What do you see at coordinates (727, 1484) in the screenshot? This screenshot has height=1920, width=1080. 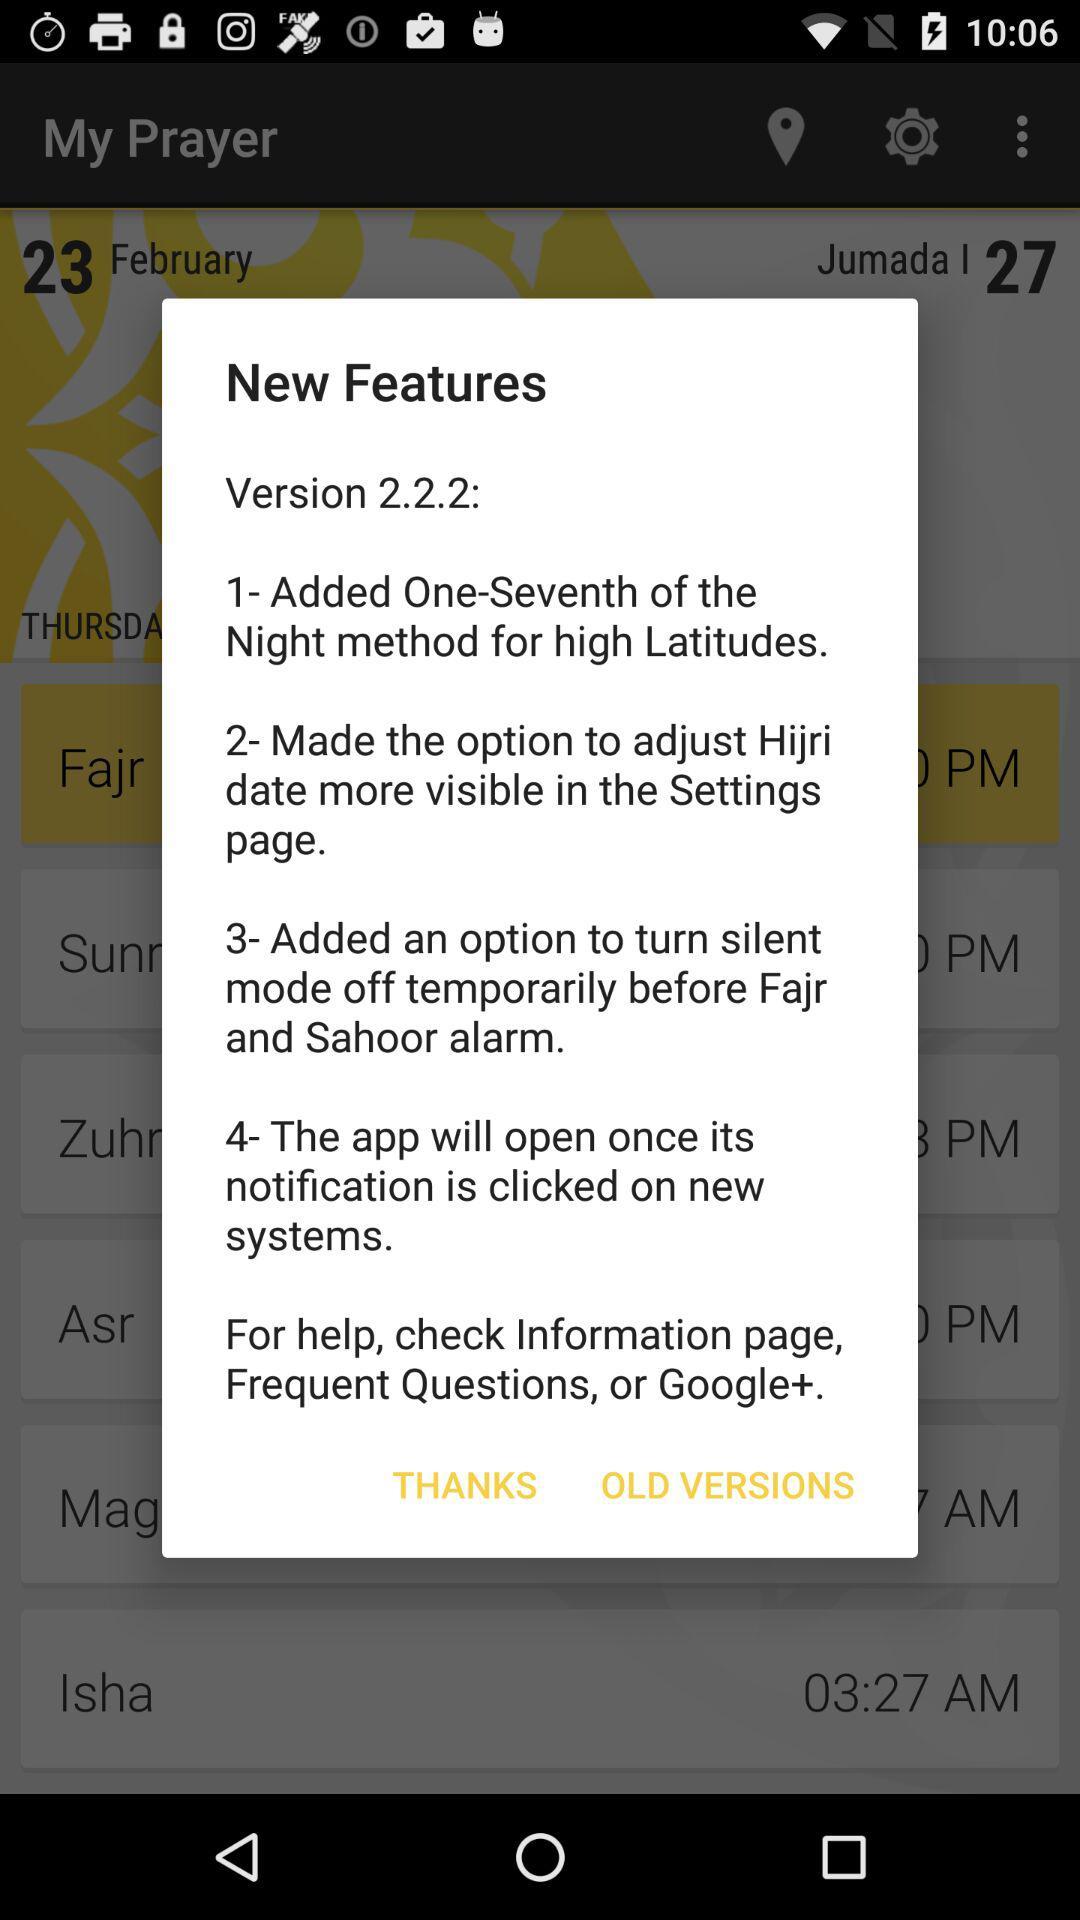 I see `the item at the bottom right corner` at bounding box center [727, 1484].